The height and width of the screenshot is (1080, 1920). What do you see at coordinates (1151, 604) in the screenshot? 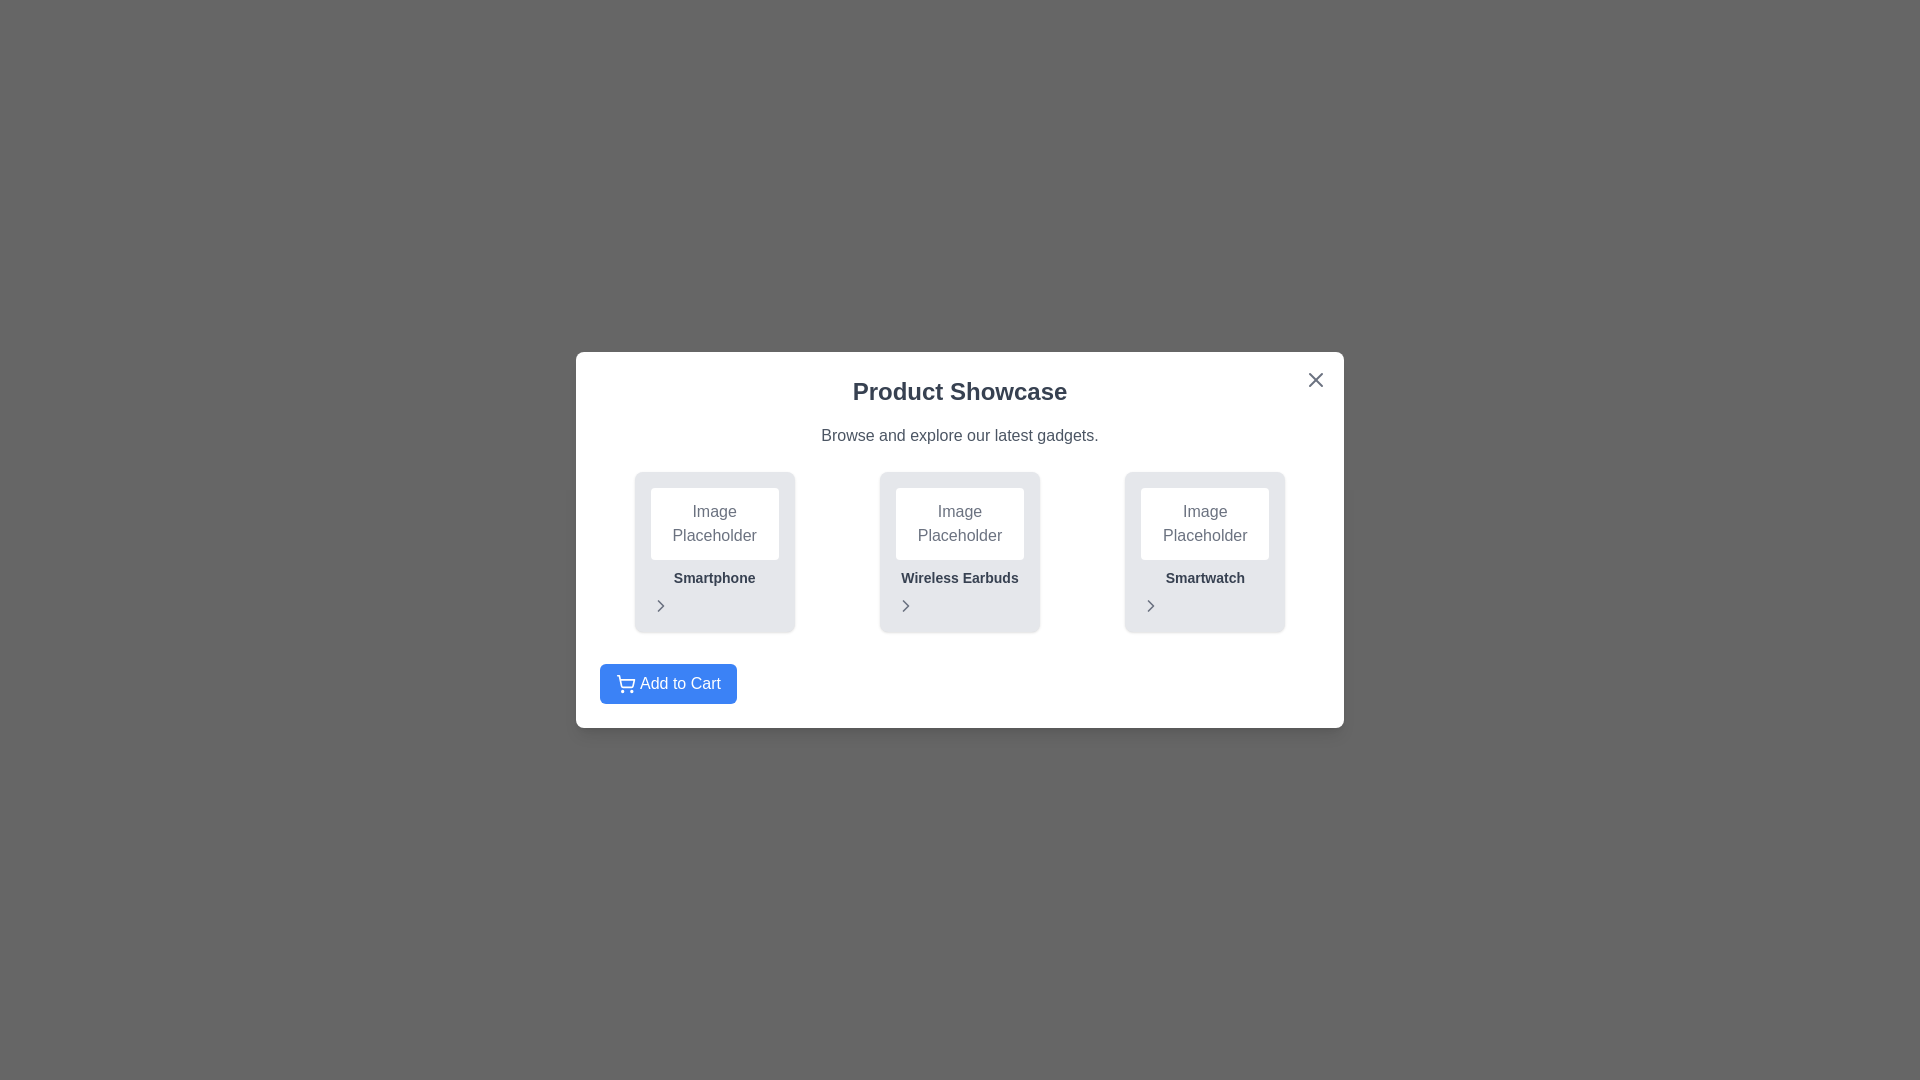
I see `the right-facing chevron icon located at the bottom right of the 'Smartwatch' product card` at bounding box center [1151, 604].